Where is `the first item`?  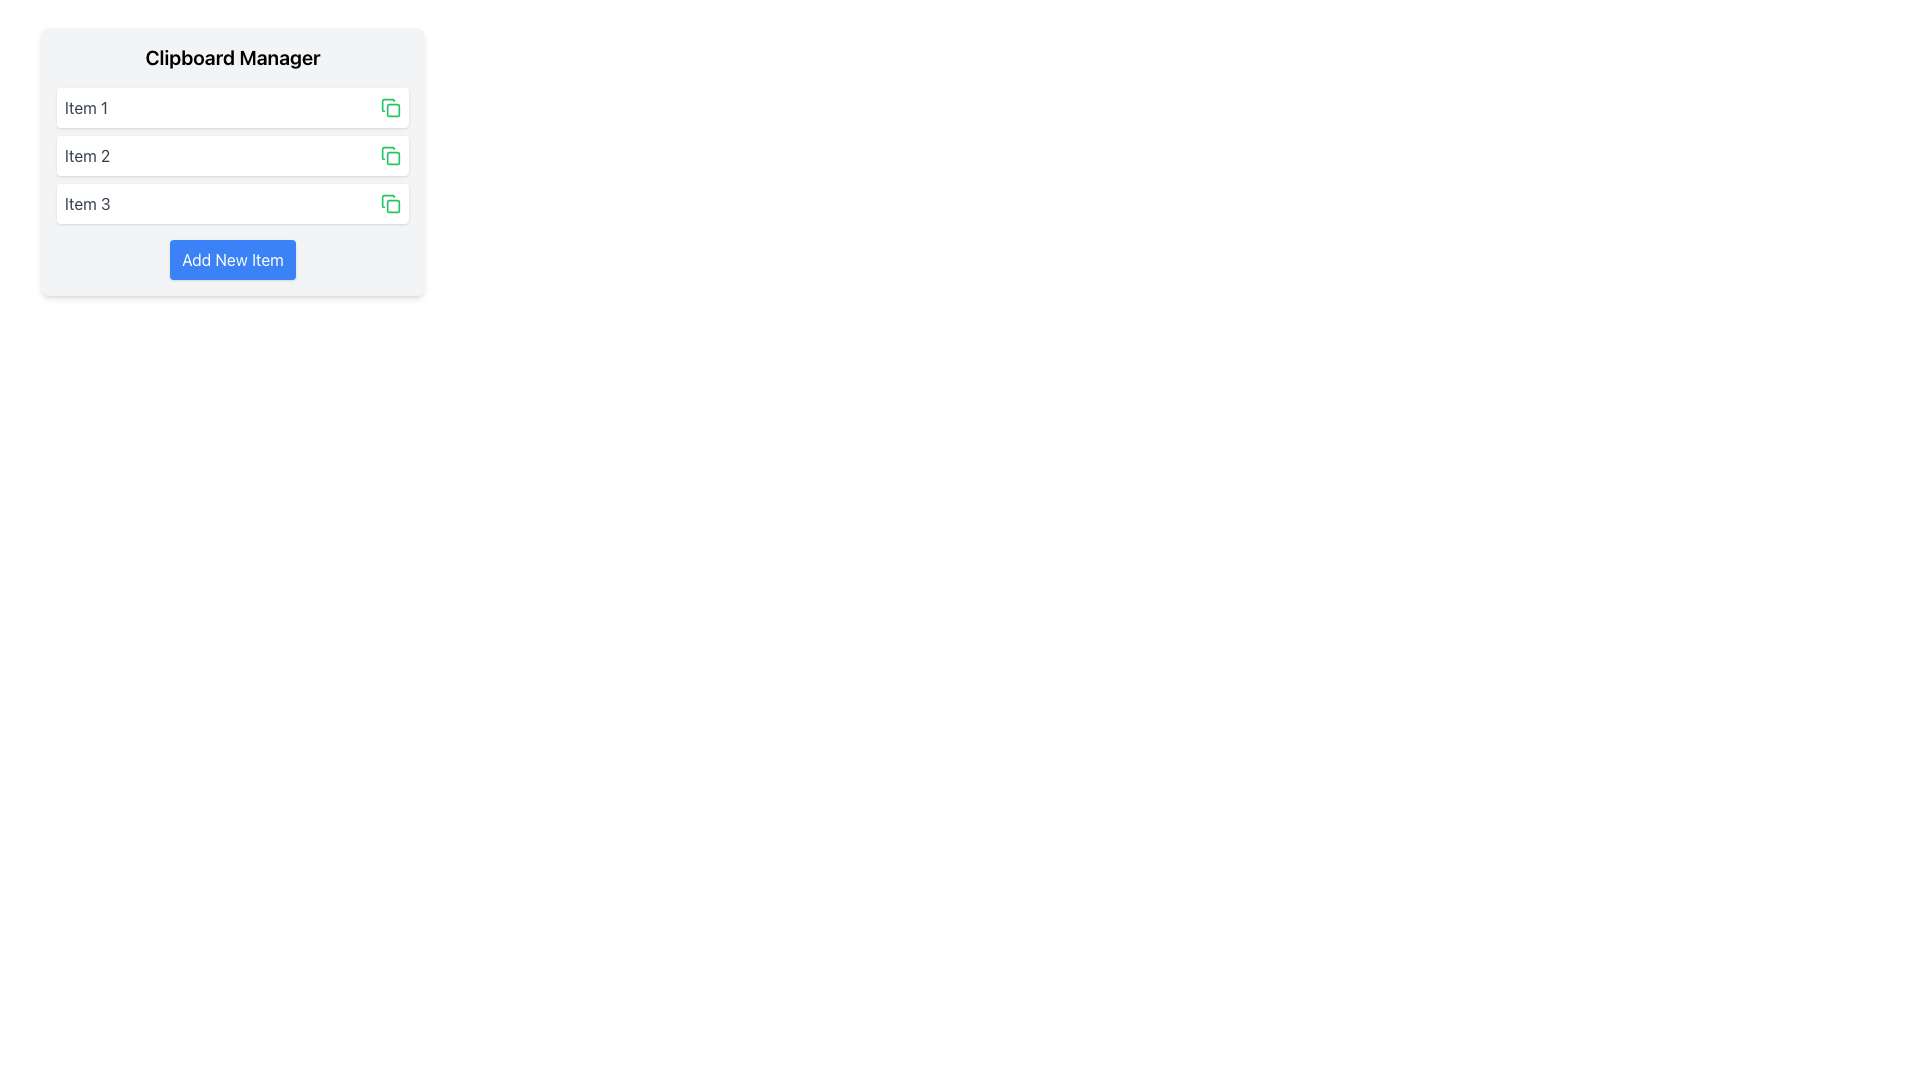 the first item is located at coordinates (233, 108).